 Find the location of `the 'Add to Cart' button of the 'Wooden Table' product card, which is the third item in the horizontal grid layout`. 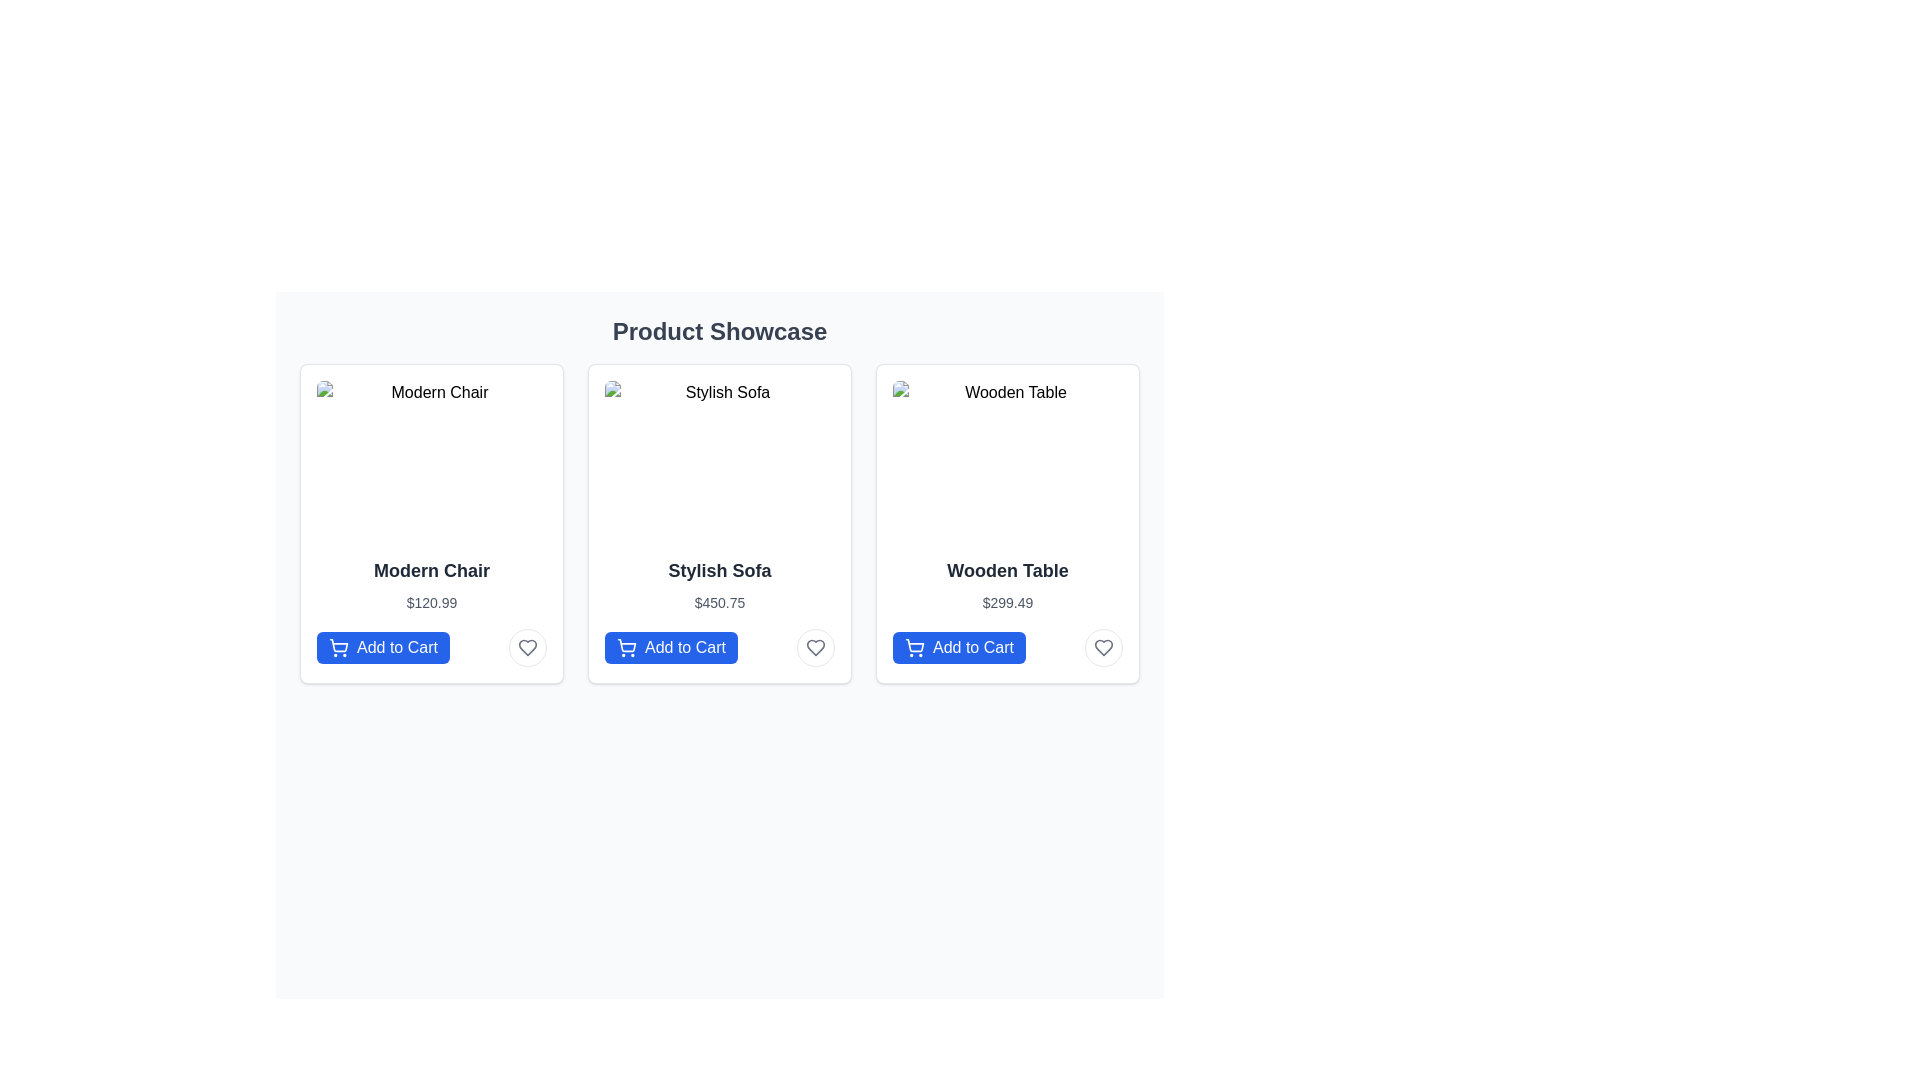

the 'Add to Cart' button of the 'Wooden Table' product card, which is the third item in the horizontal grid layout is located at coordinates (1008, 523).